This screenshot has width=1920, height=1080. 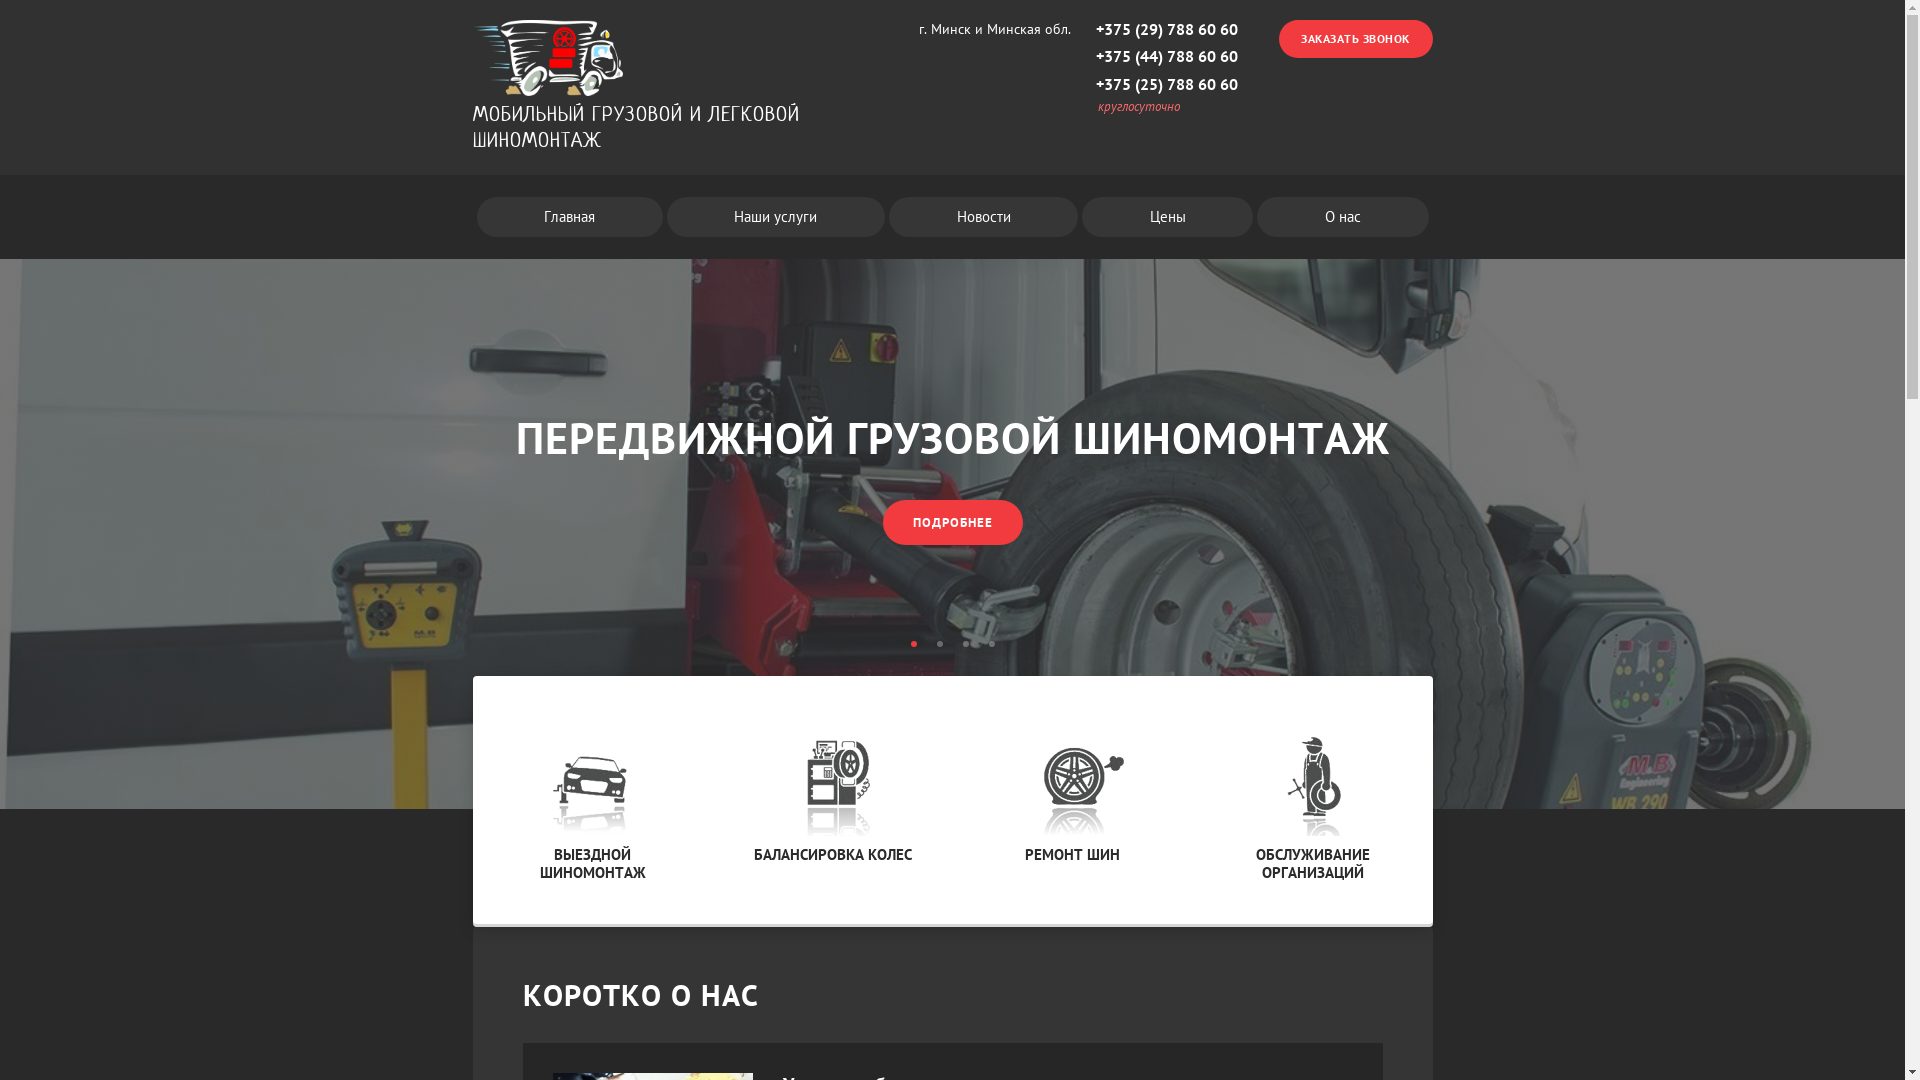 I want to click on '+375 (25) 788 60 60', so click(x=1166, y=83).